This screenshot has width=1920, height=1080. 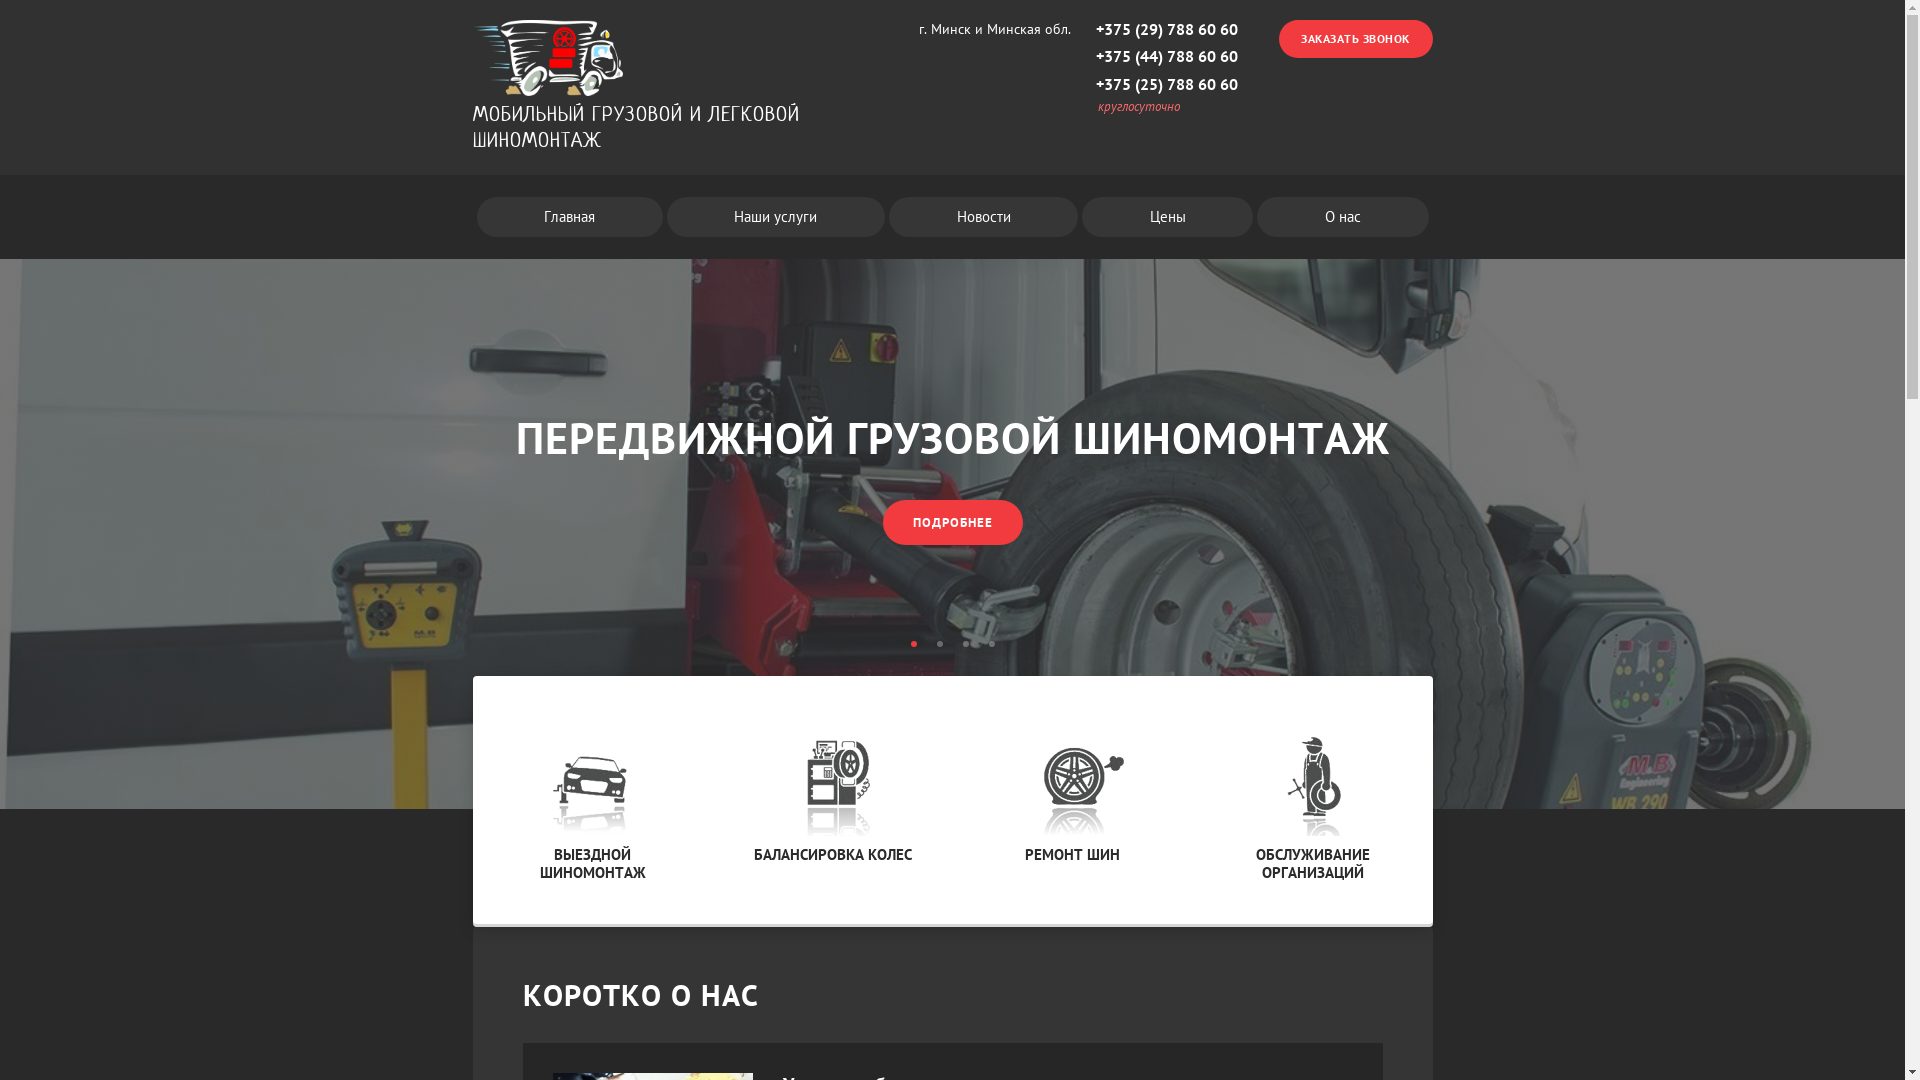 I want to click on '+375 (25) 788 60 60', so click(x=1166, y=83).